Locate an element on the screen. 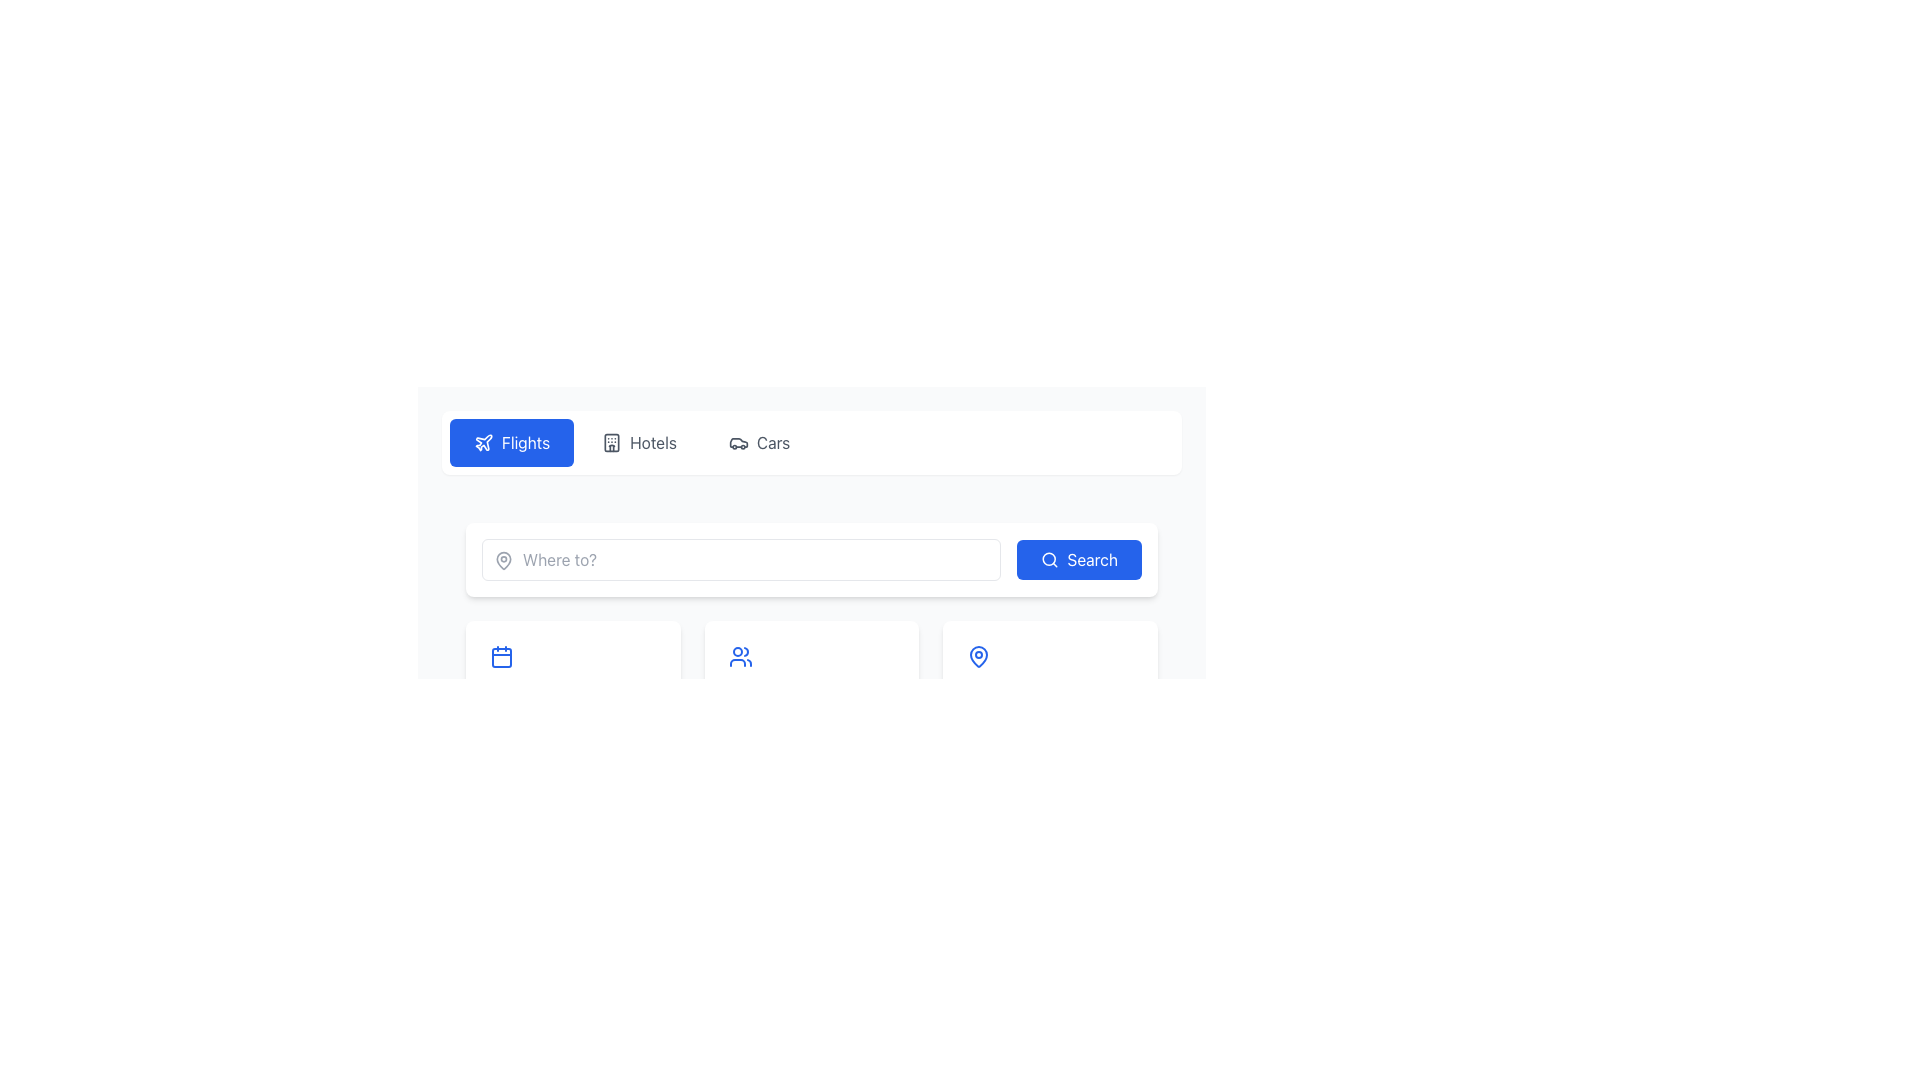 The image size is (1920, 1080). the 'Cars' tab in the horizontal menu located at the top-center of the section is located at coordinates (811, 442).